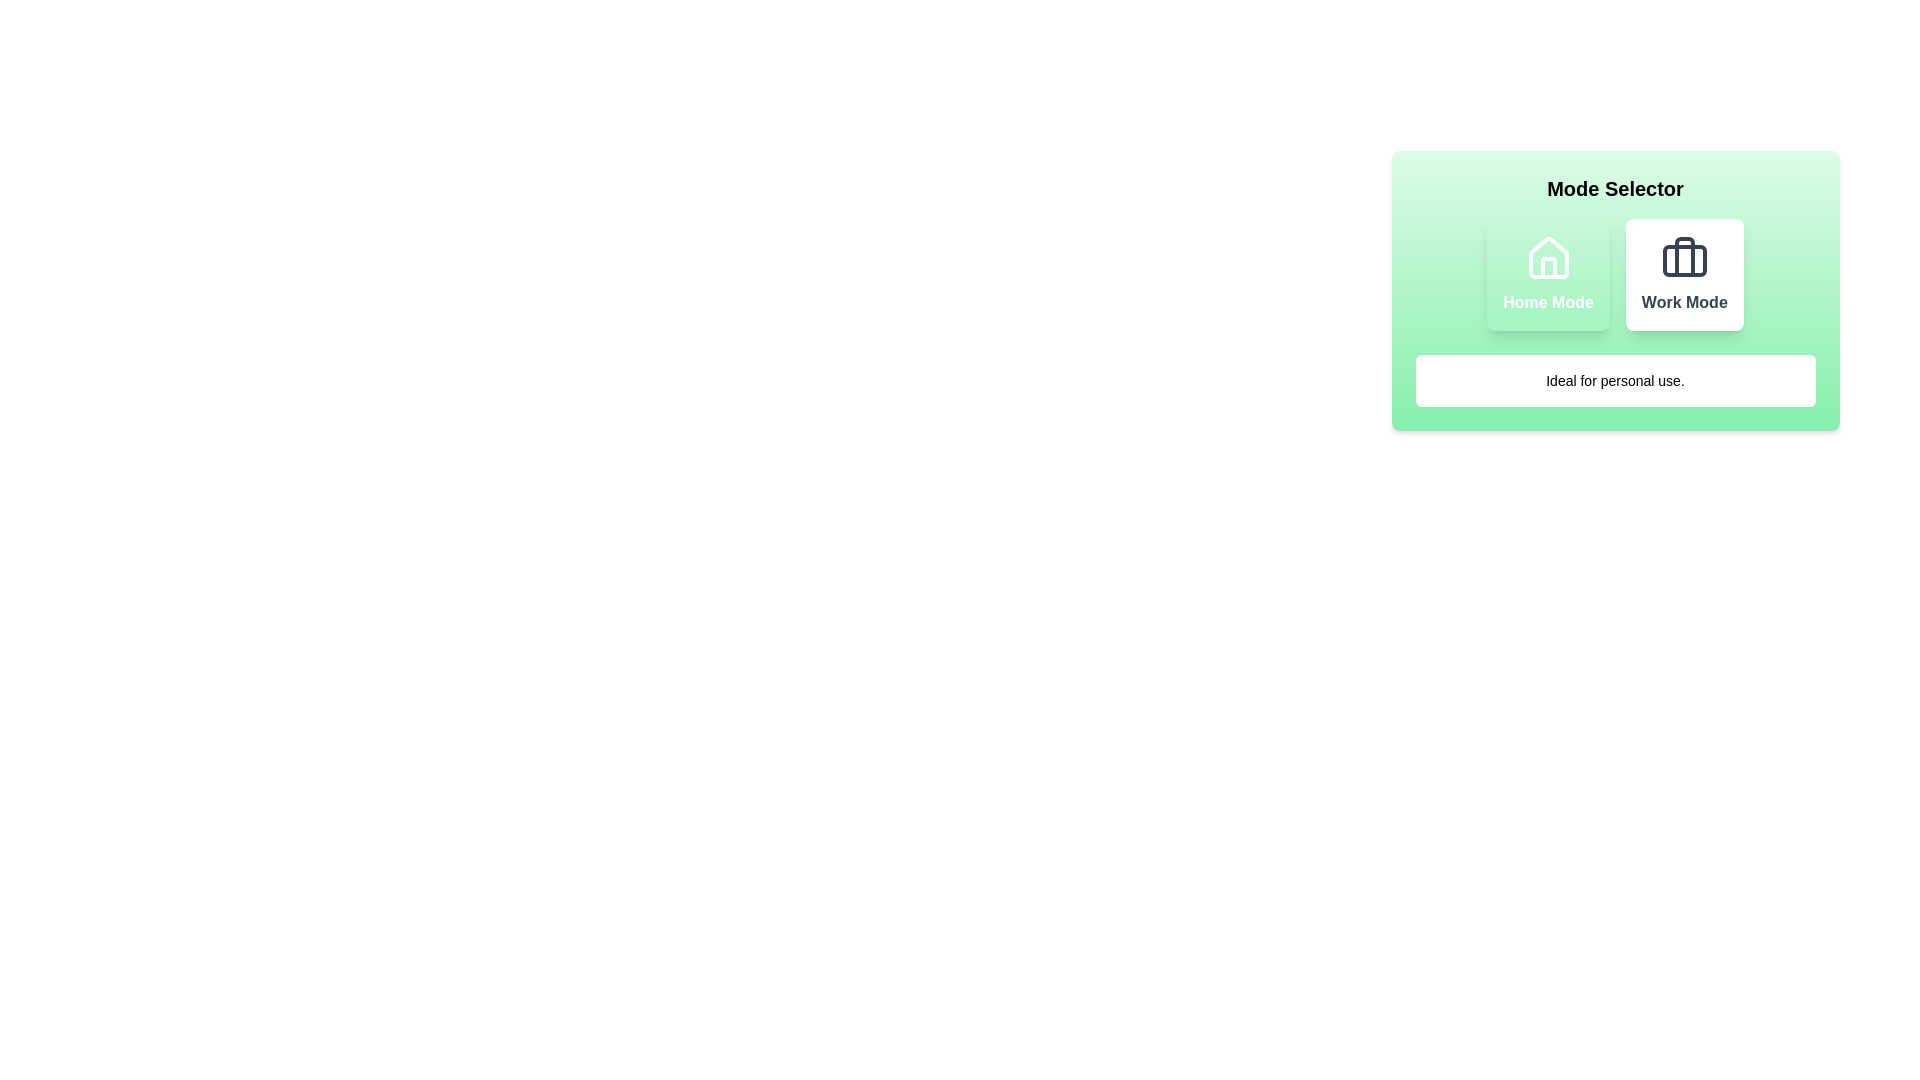 The width and height of the screenshot is (1920, 1080). Describe the element at coordinates (1547, 274) in the screenshot. I see `the 'Home Mode' button to activate the Home mode` at that location.